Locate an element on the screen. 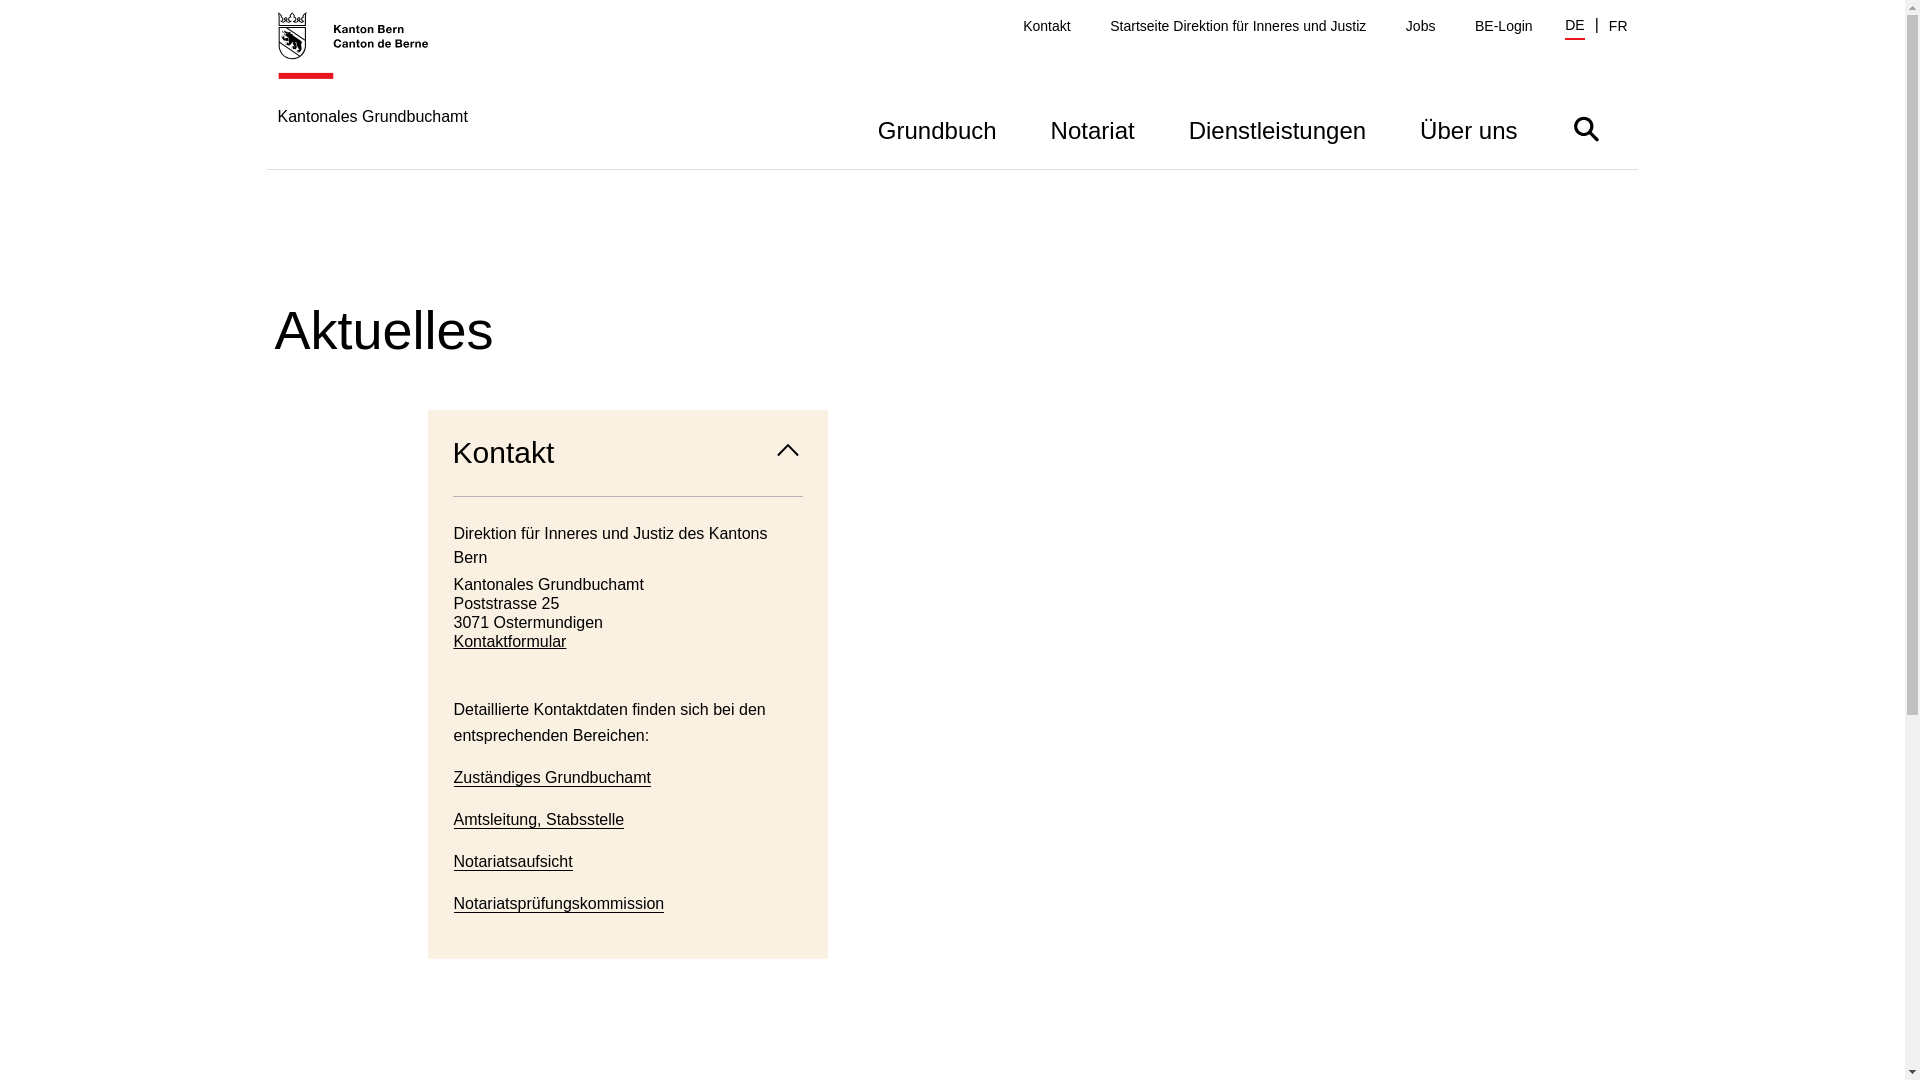 This screenshot has height=1080, width=1920. 'DE' is located at coordinates (1573, 27).